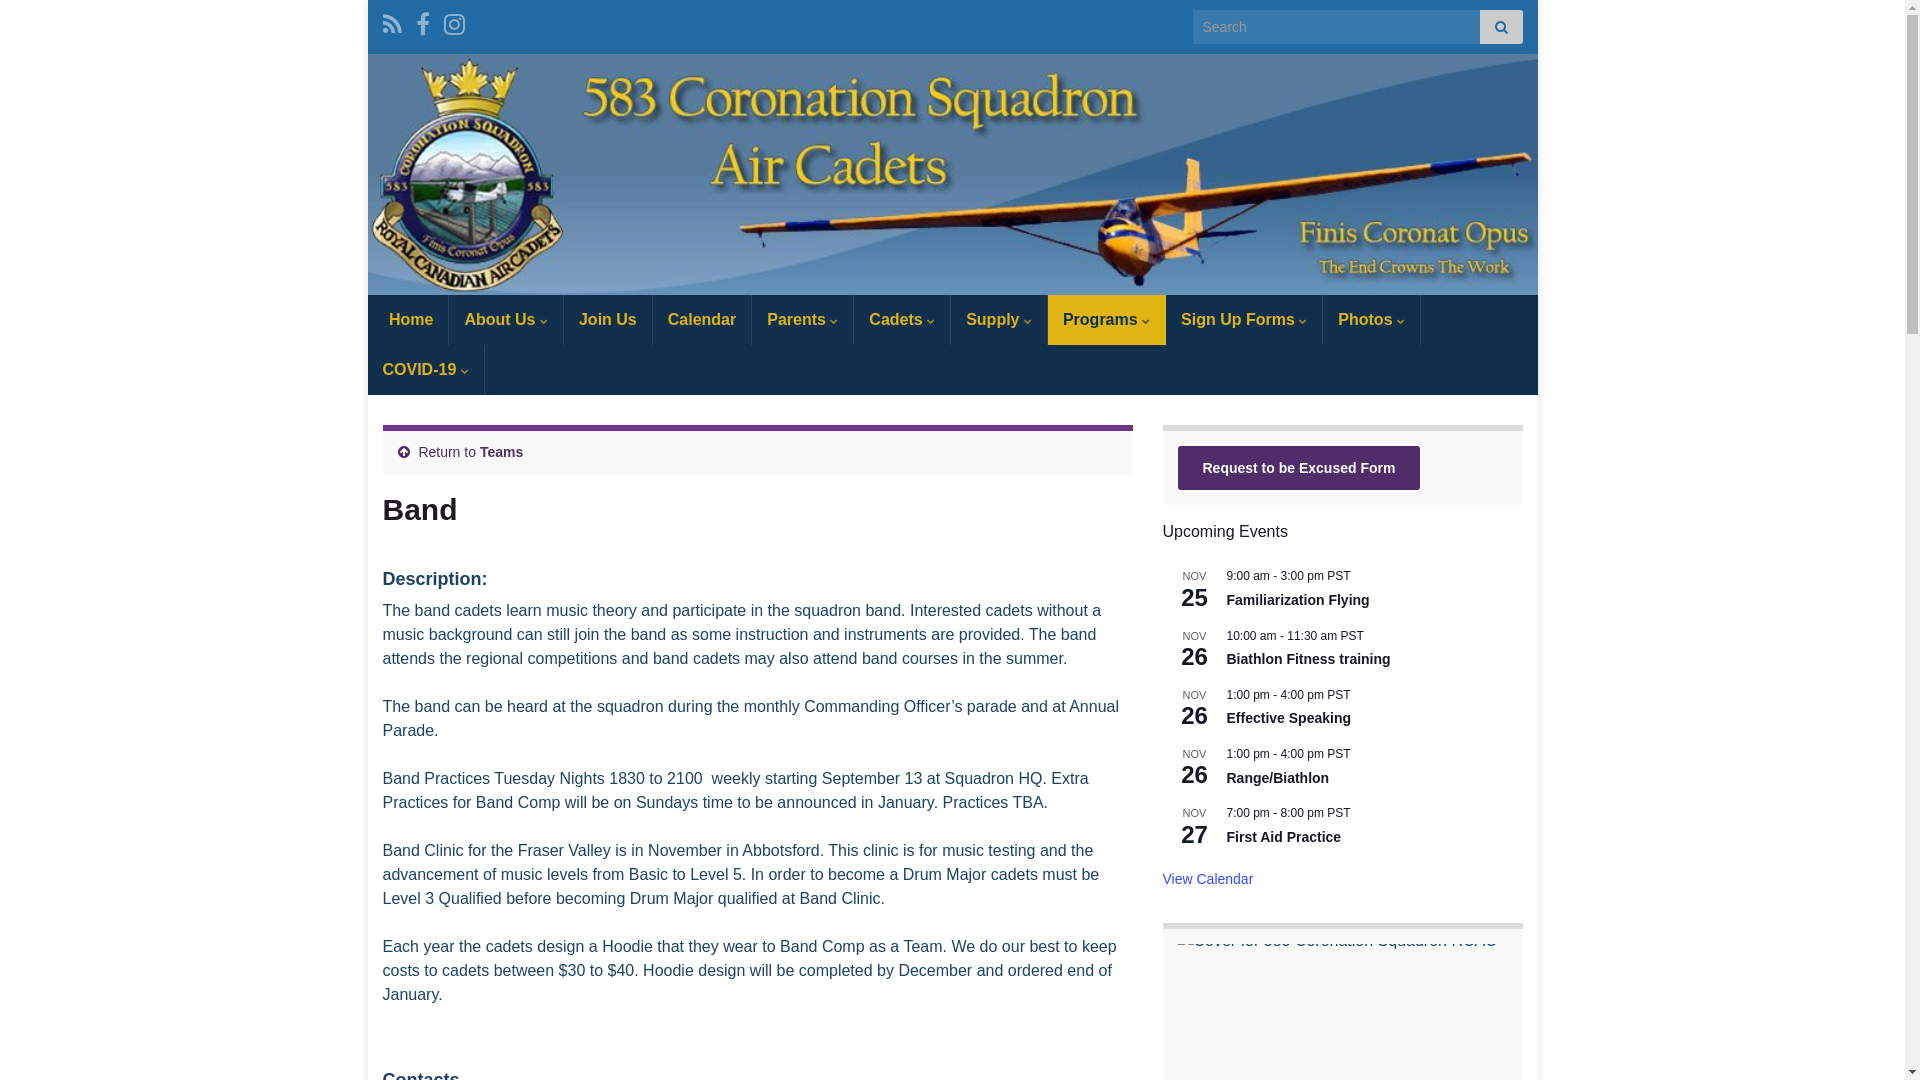 The width and height of the screenshot is (1920, 1080). Describe the element at coordinates (407, 319) in the screenshot. I see `'Home'` at that location.